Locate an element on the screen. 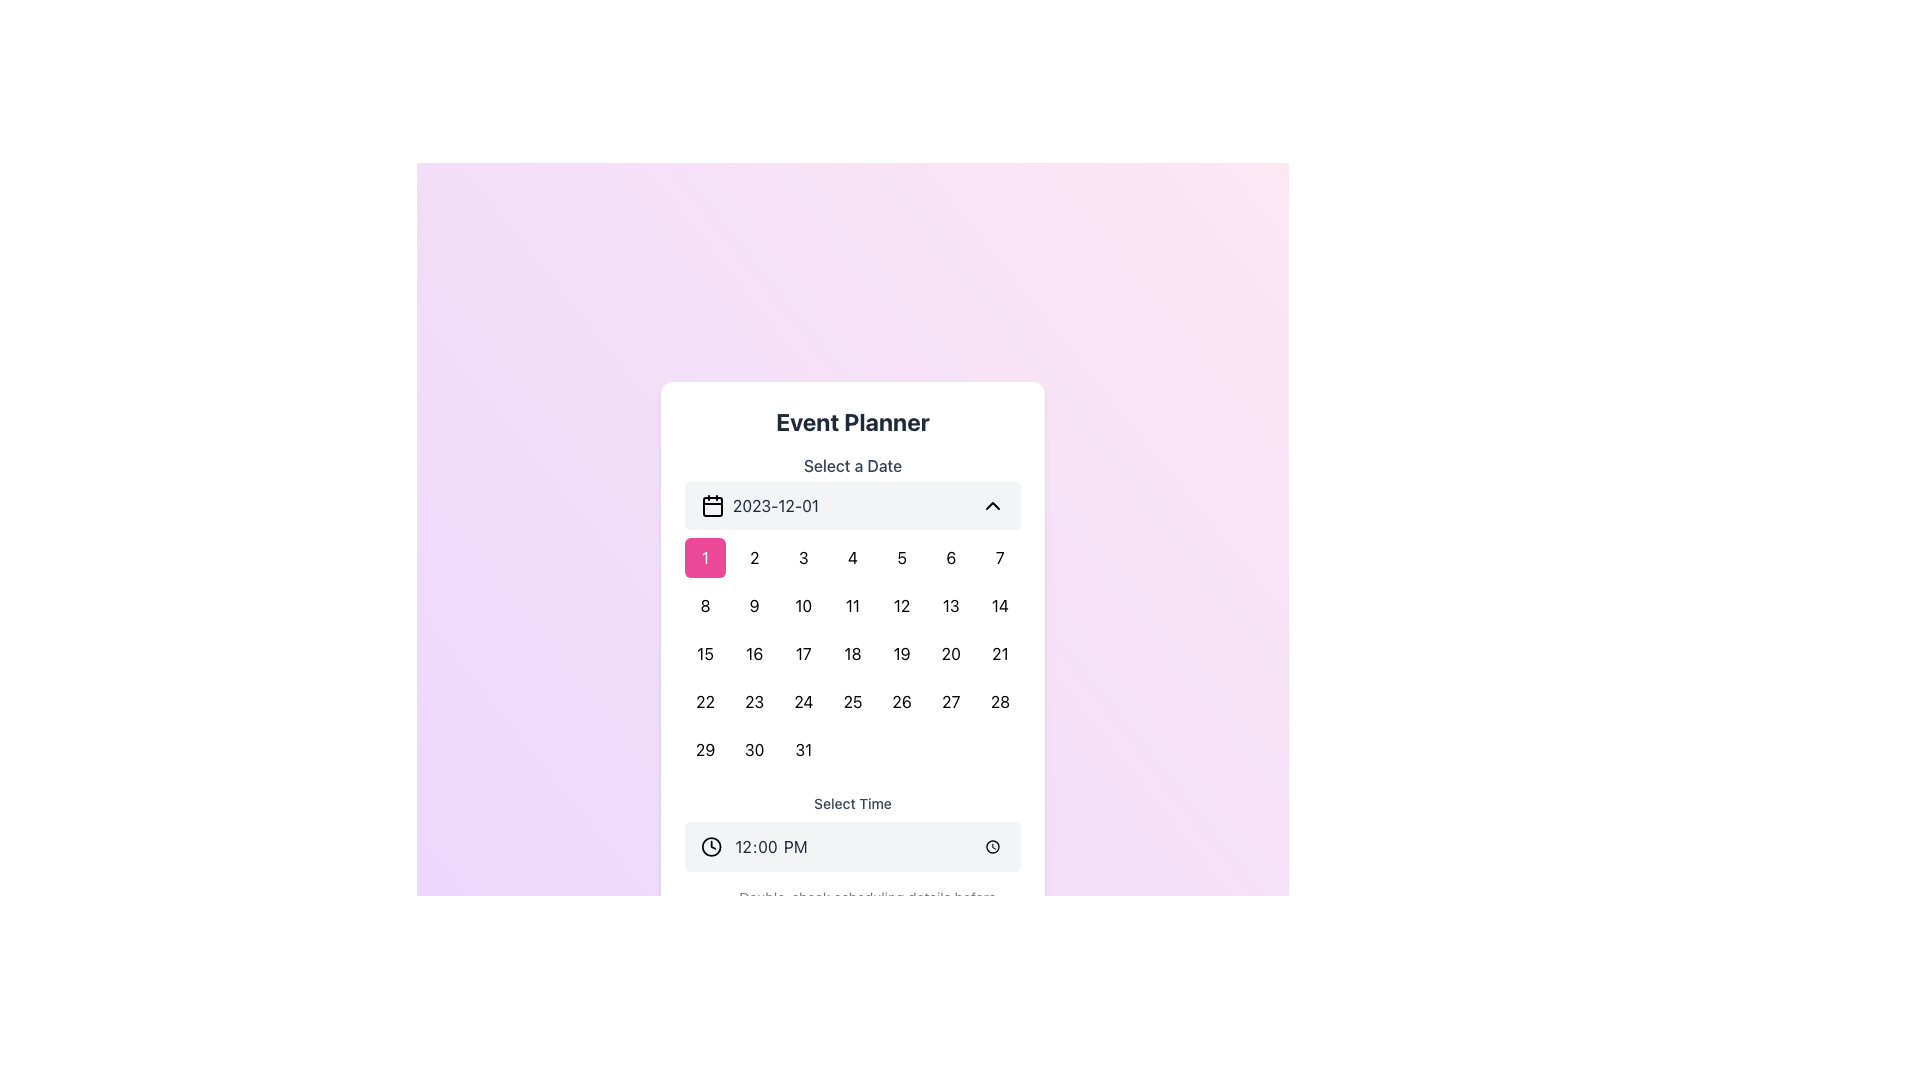 This screenshot has width=1920, height=1080. the Chevron Up Icon located at the right end of the date selection box displaying '2023-12-01' is located at coordinates (993, 504).